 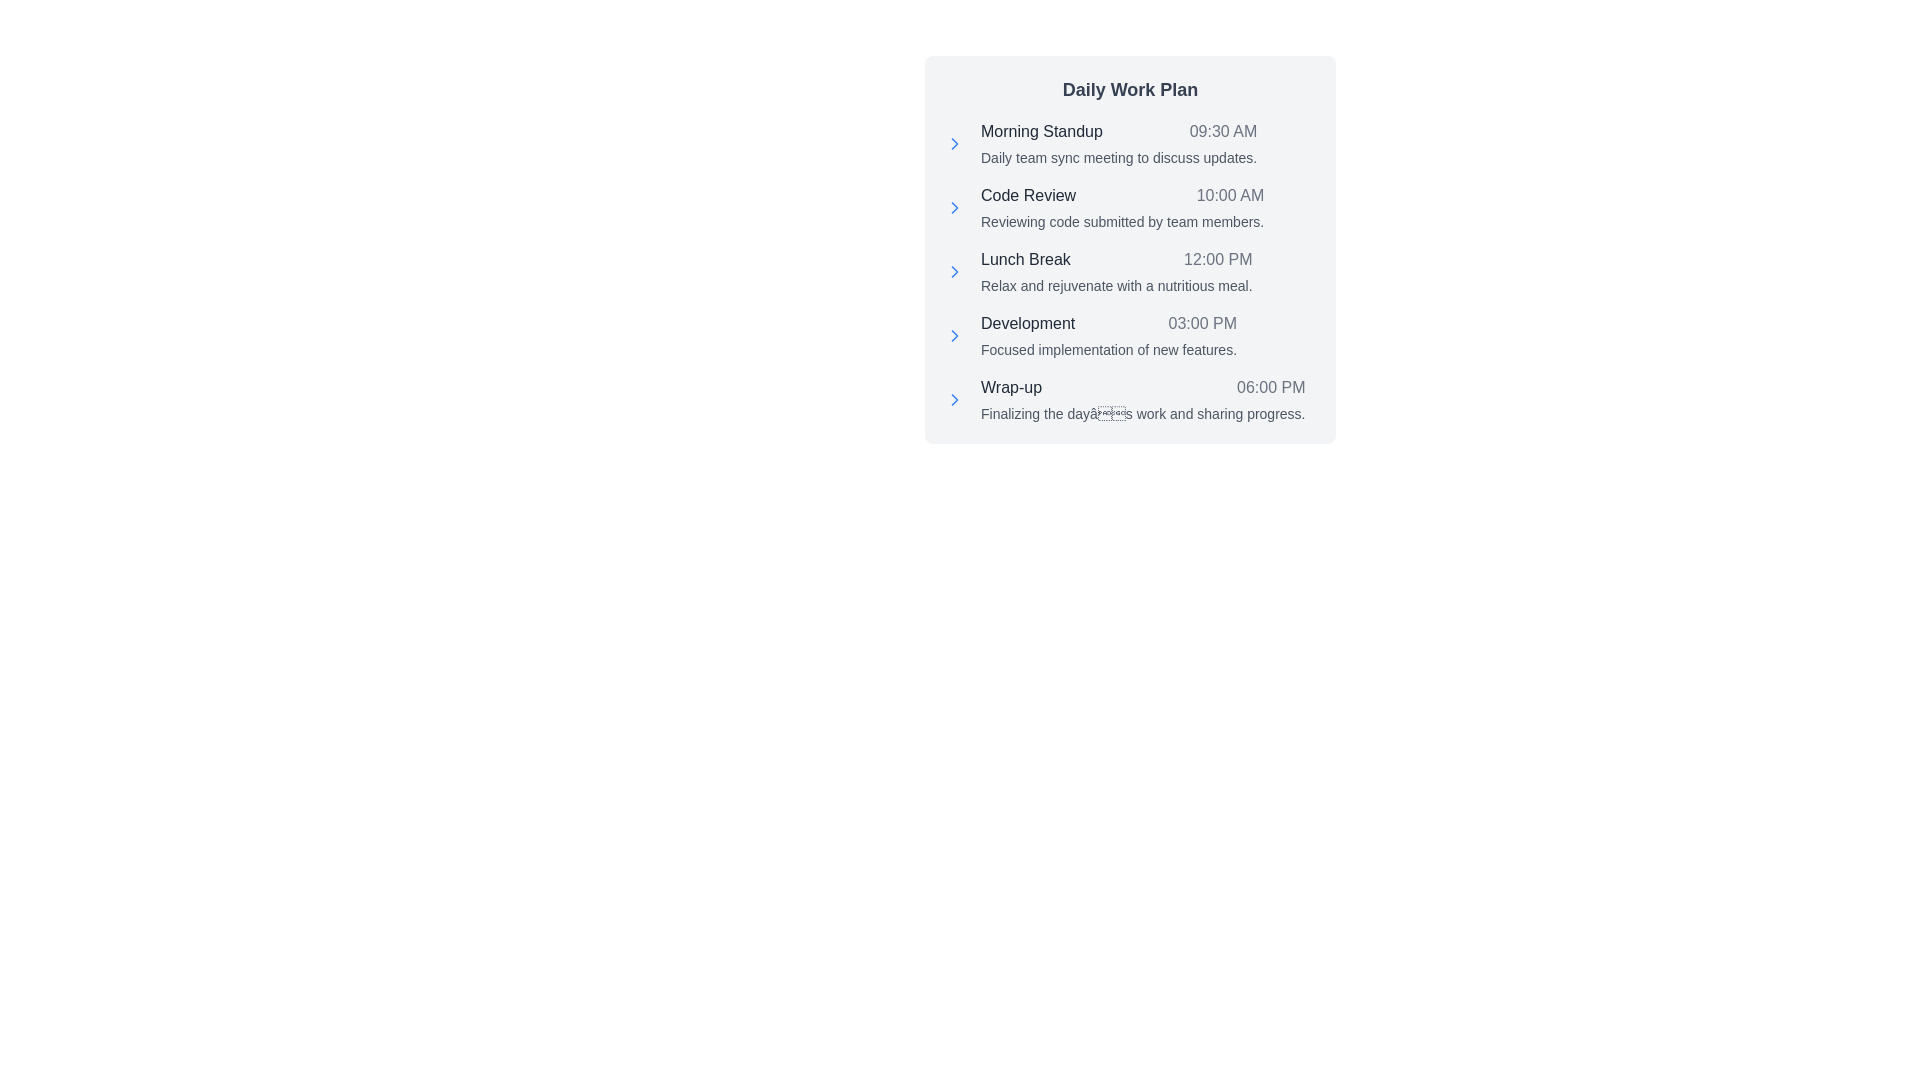 What do you see at coordinates (1028, 196) in the screenshot?
I see `text from the 'Code Review' Text Label located in the second row of the 'Daily Work Plan' schedule section, positioned to the left of '10:00 AM'` at bounding box center [1028, 196].